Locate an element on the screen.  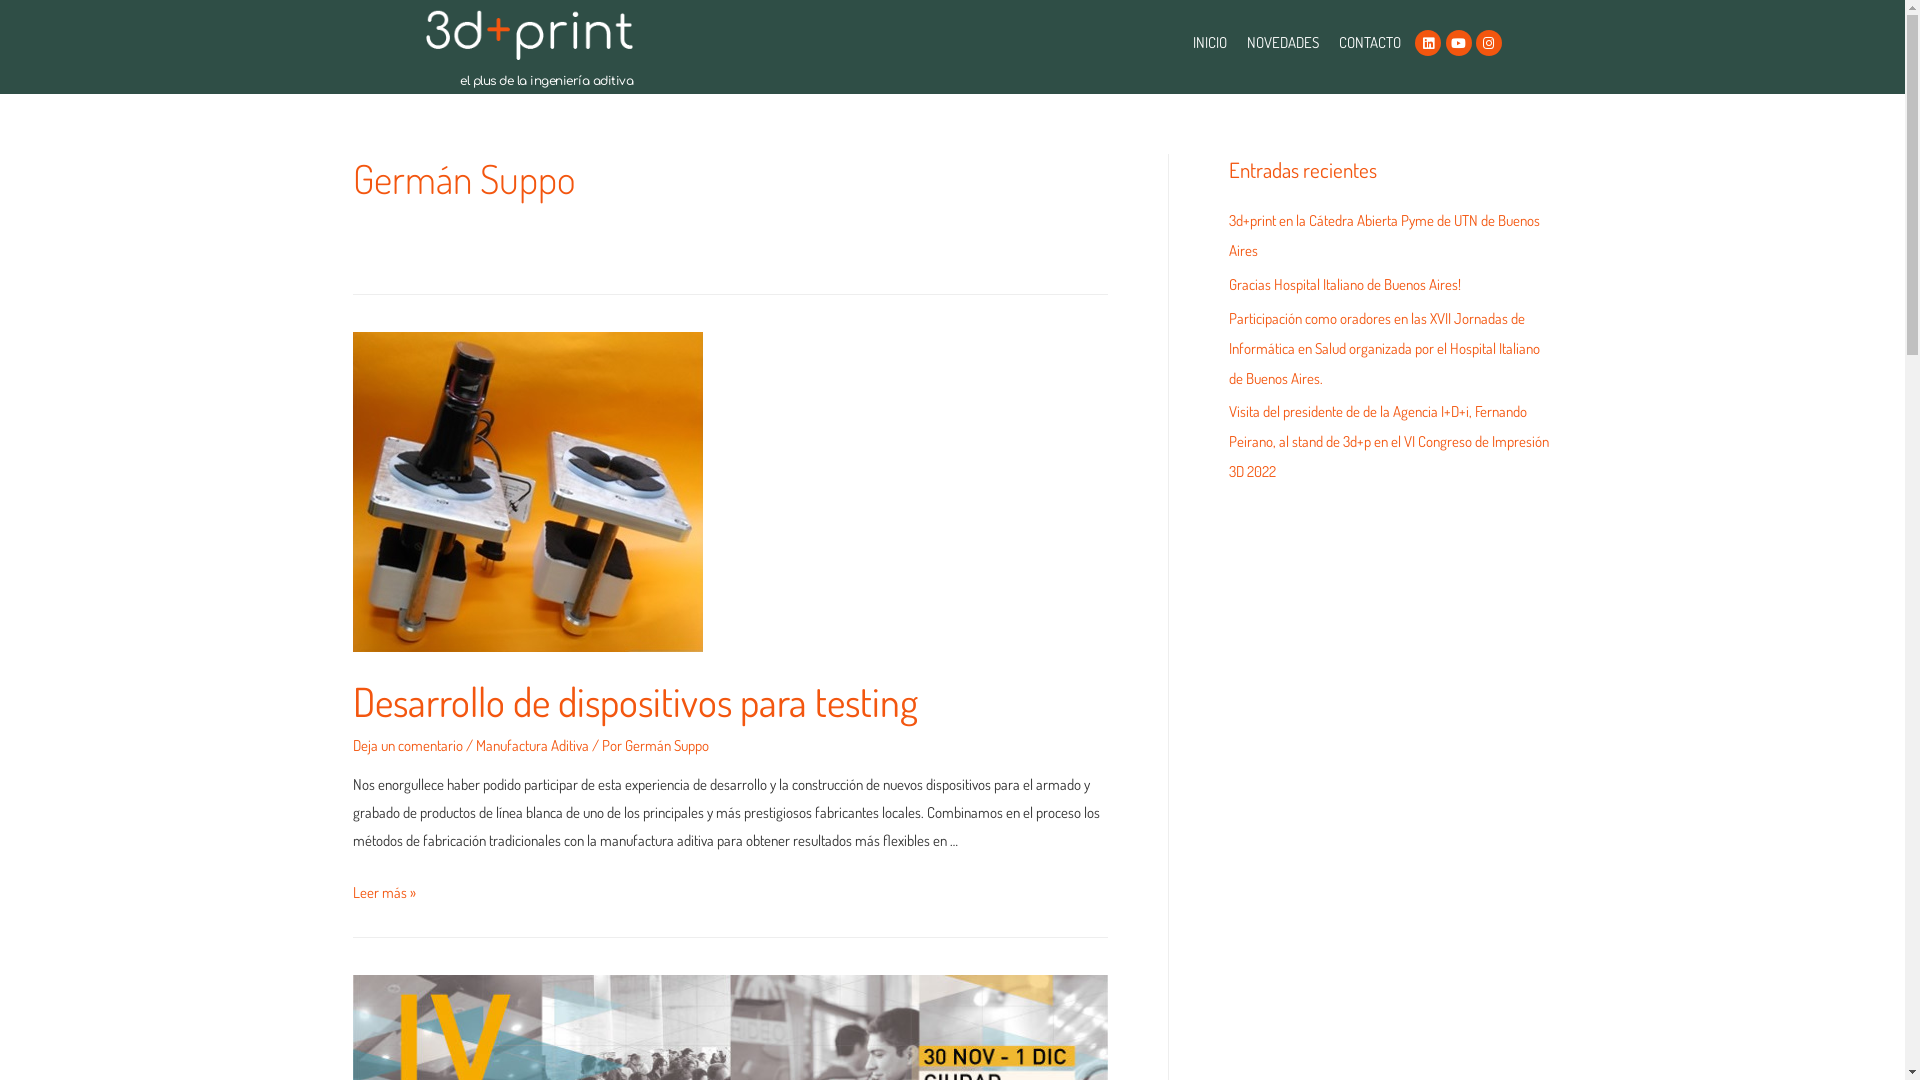
'CONTACTO' is located at coordinates (1329, 42).